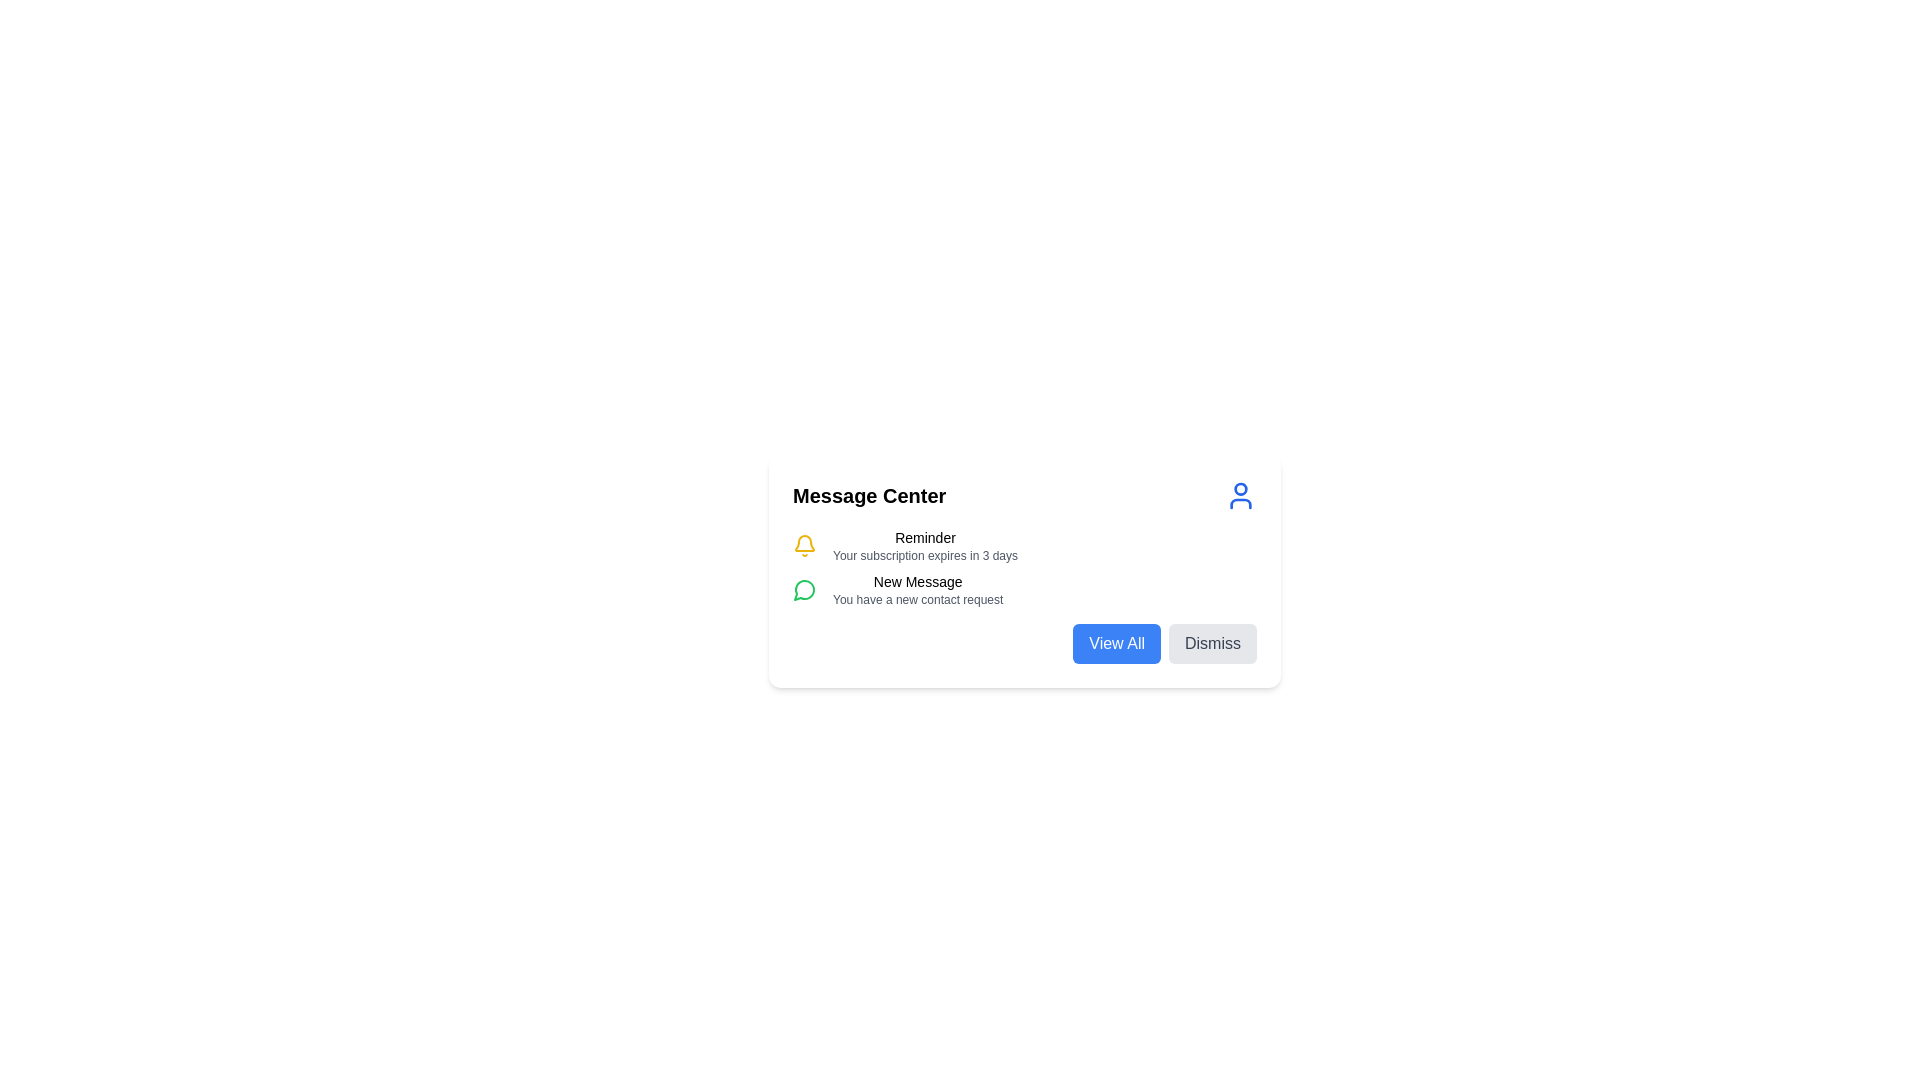 This screenshot has height=1080, width=1920. What do you see at coordinates (924, 555) in the screenshot?
I see `the text label reading 'Your subscription expires in 3 days', which is located below the bold title 'Reminder' in the notification section` at bounding box center [924, 555].